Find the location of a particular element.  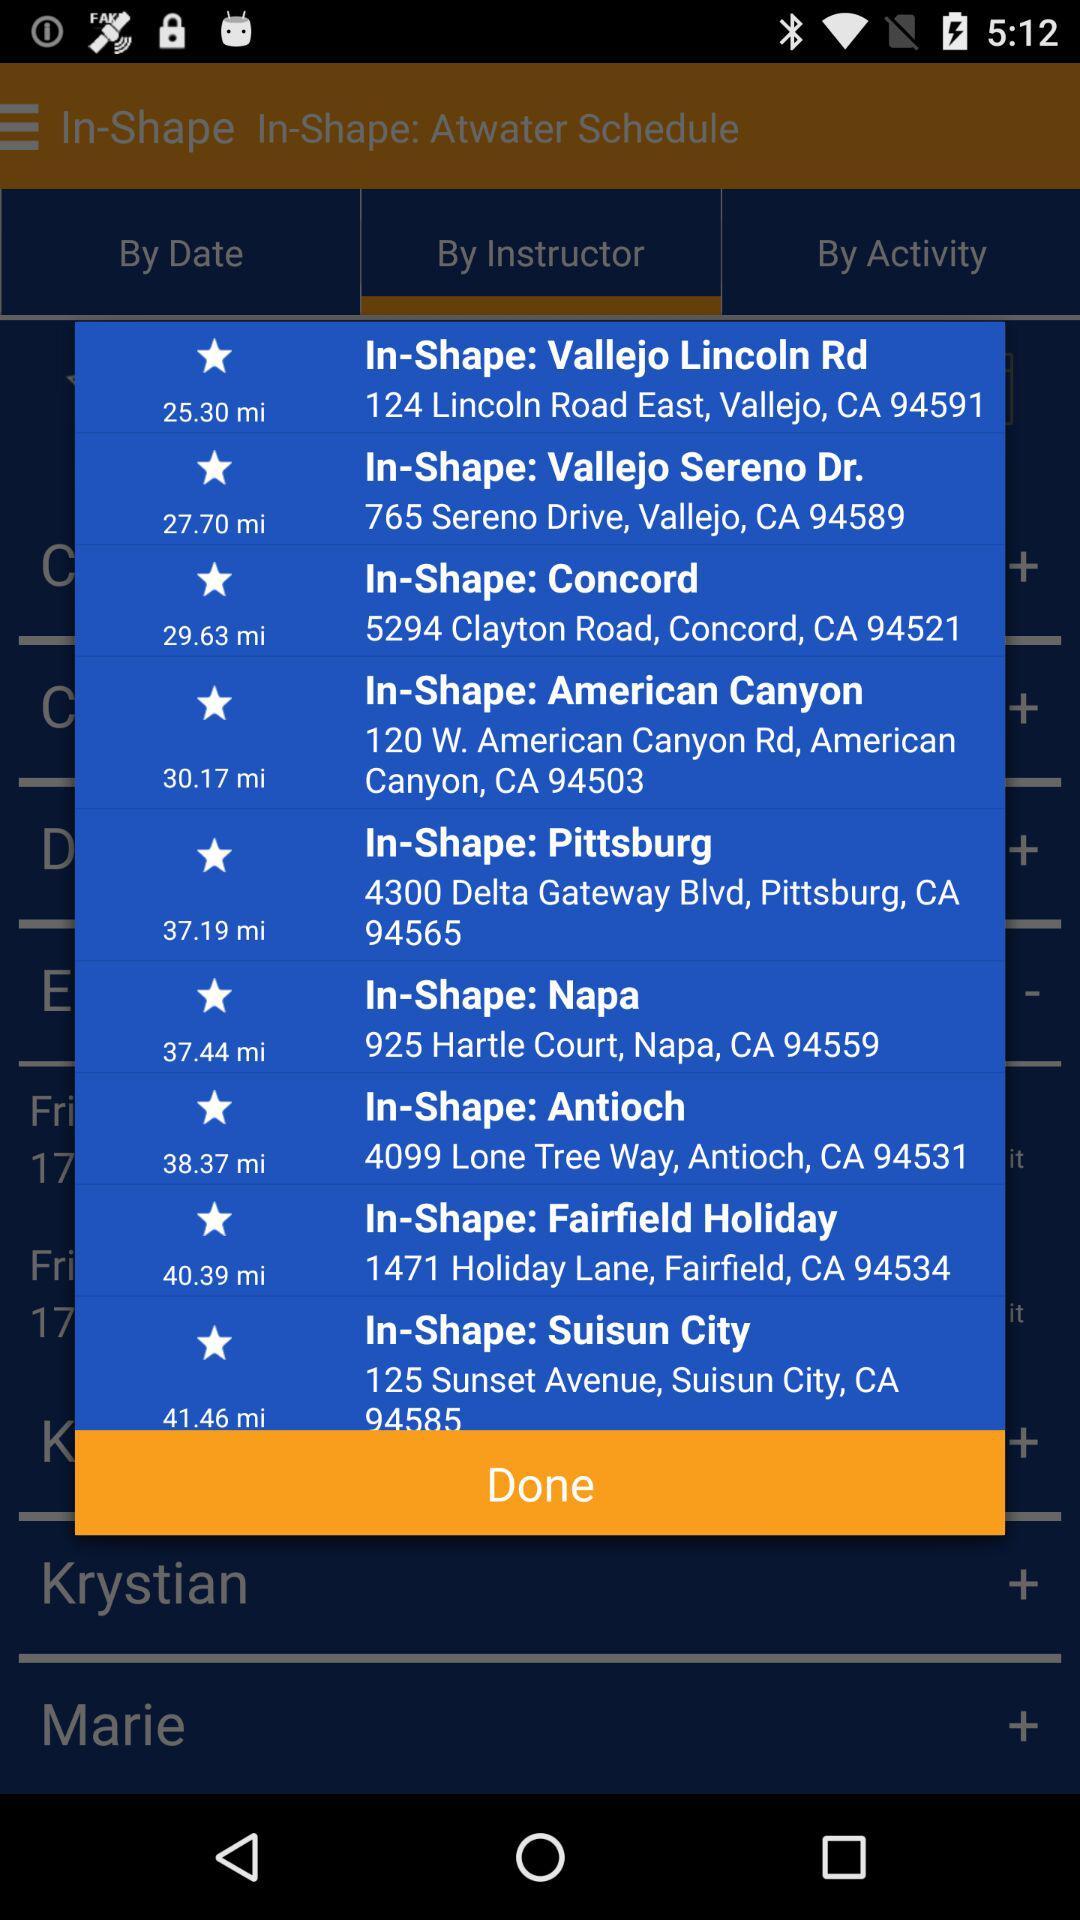

app below 41.46 mi is located at coordinates (540, 1482).